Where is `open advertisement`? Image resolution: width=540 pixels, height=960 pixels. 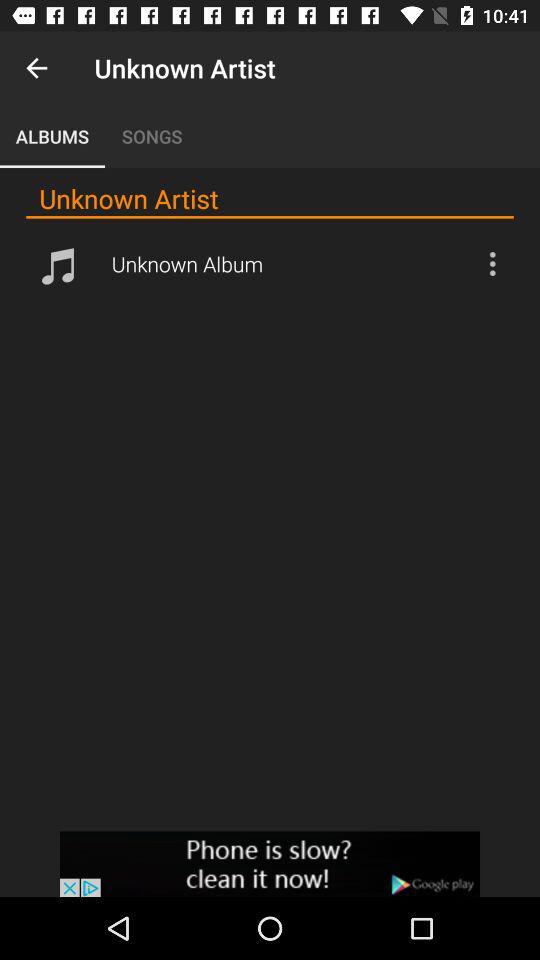
open advertisement is located at coordinates (270, 863).